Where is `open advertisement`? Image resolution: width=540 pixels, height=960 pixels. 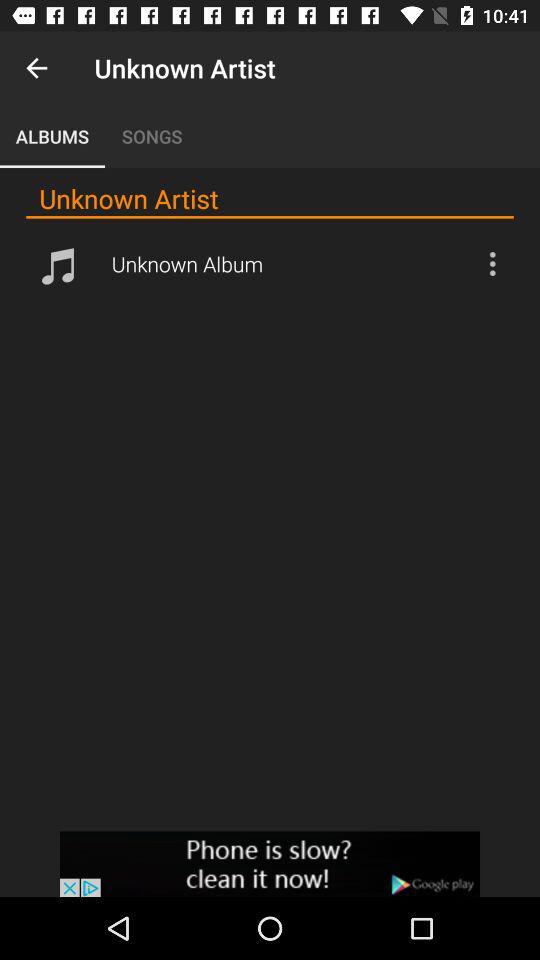
open advertisement is located at coordinates (270, 863).